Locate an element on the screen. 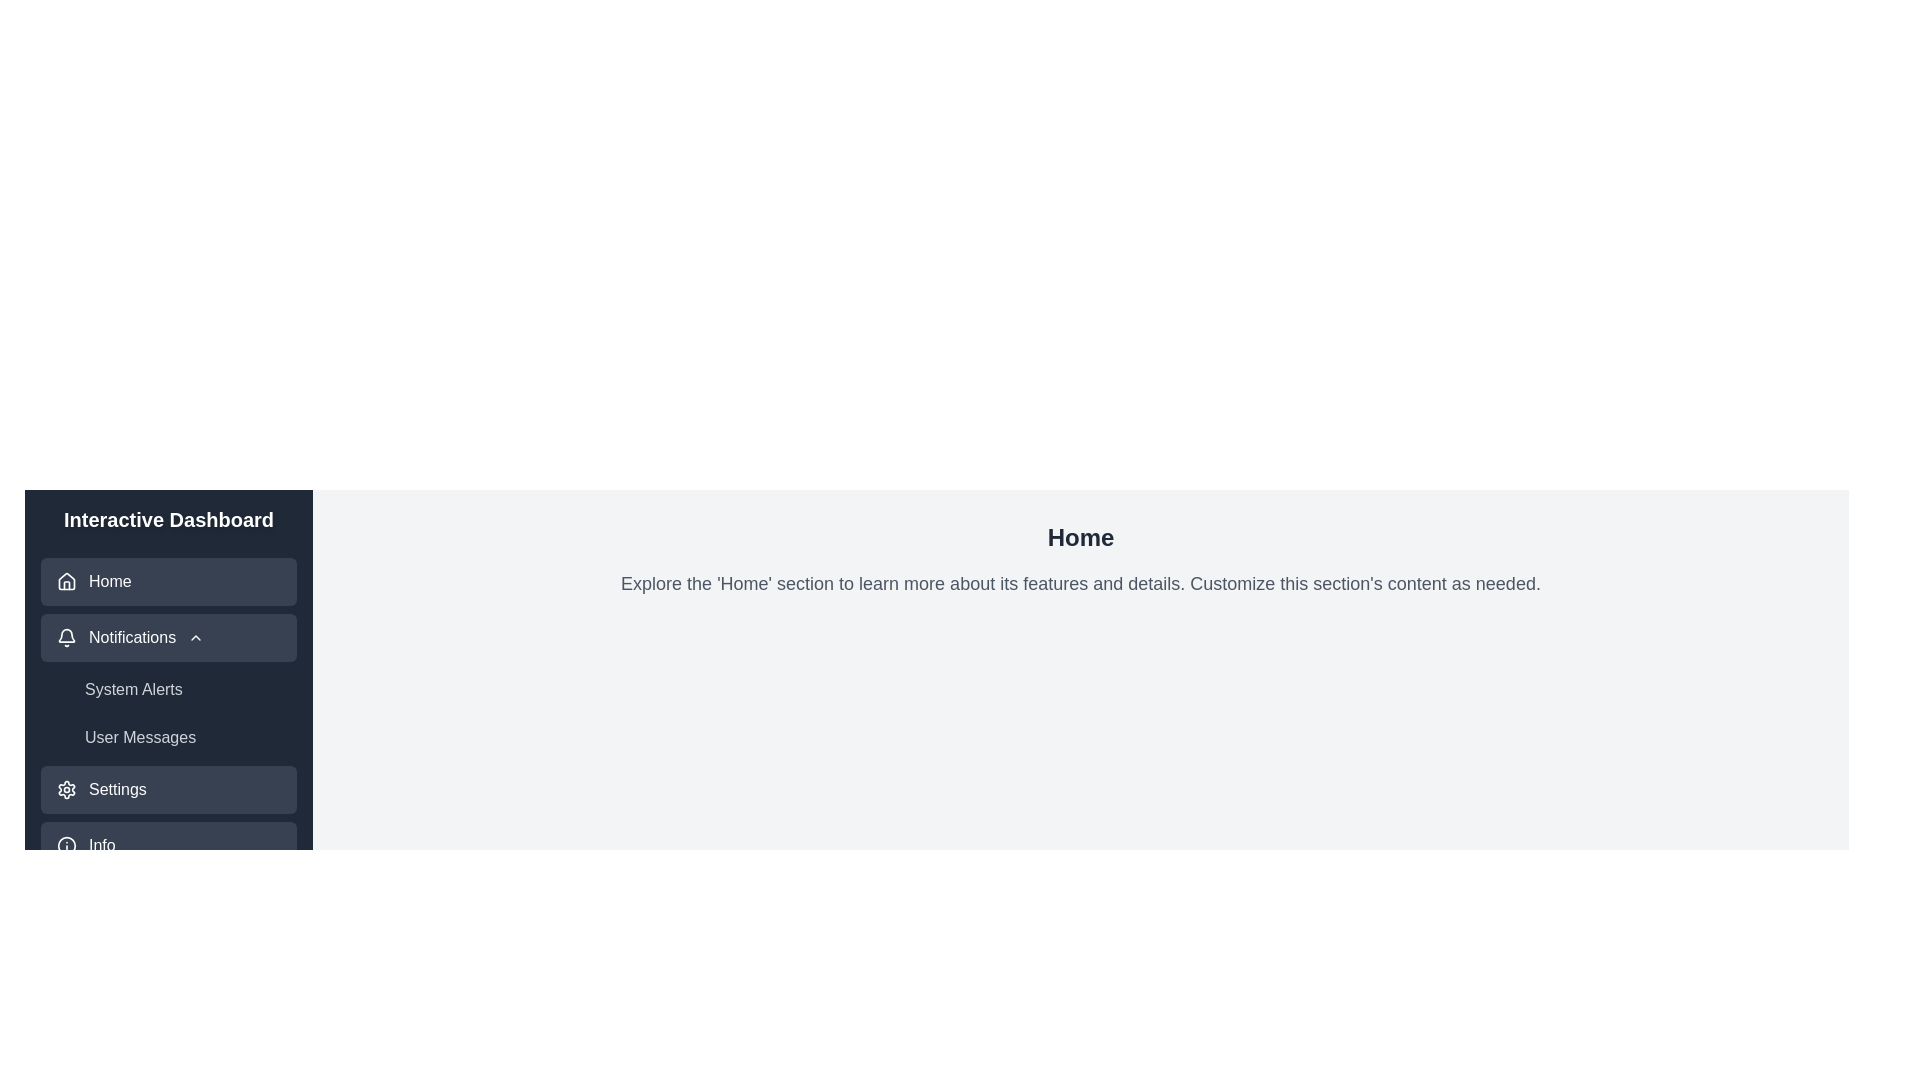  the navigation button associated with the text label indicating the purpose of directing users to informational content or a help page, located beneath the 'Settings' option in the vertical navigation menu is located at coordinates (101, 845).